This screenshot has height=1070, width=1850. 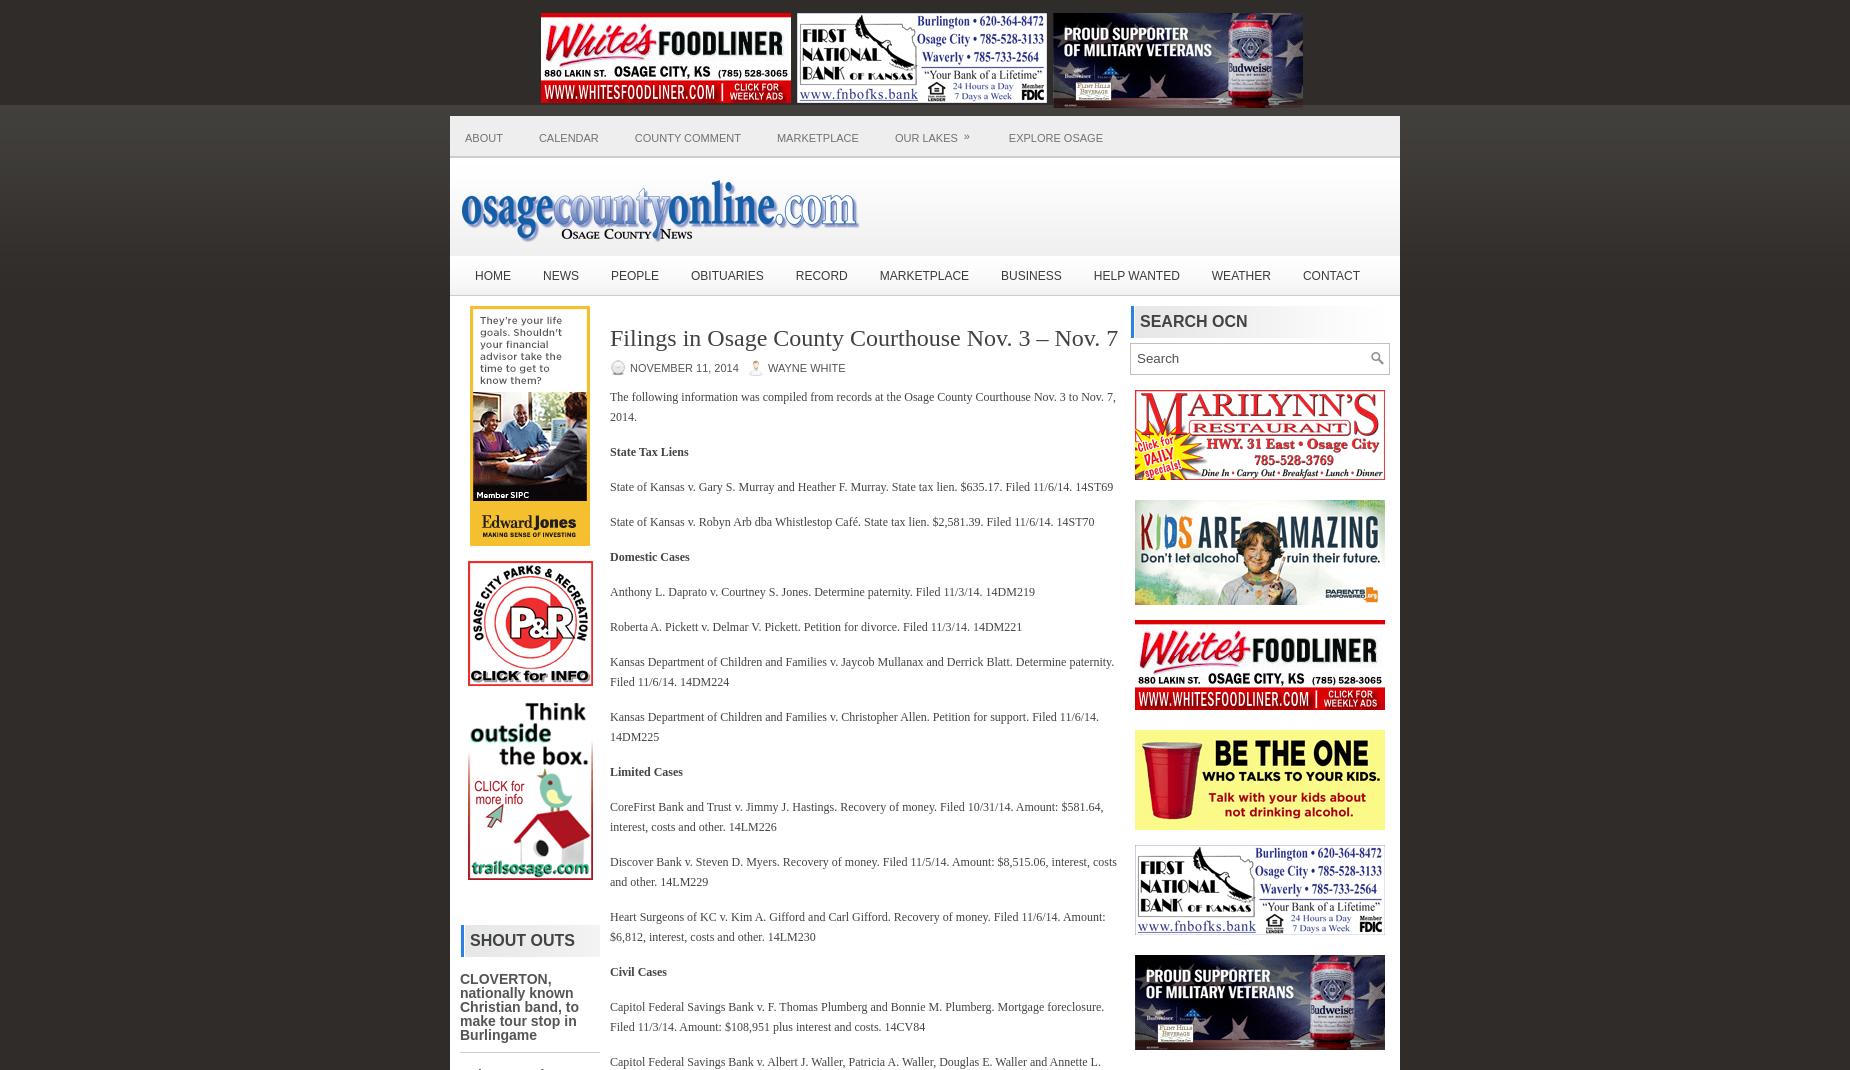 I want to click on 'Record', so click(x=821, y=275).